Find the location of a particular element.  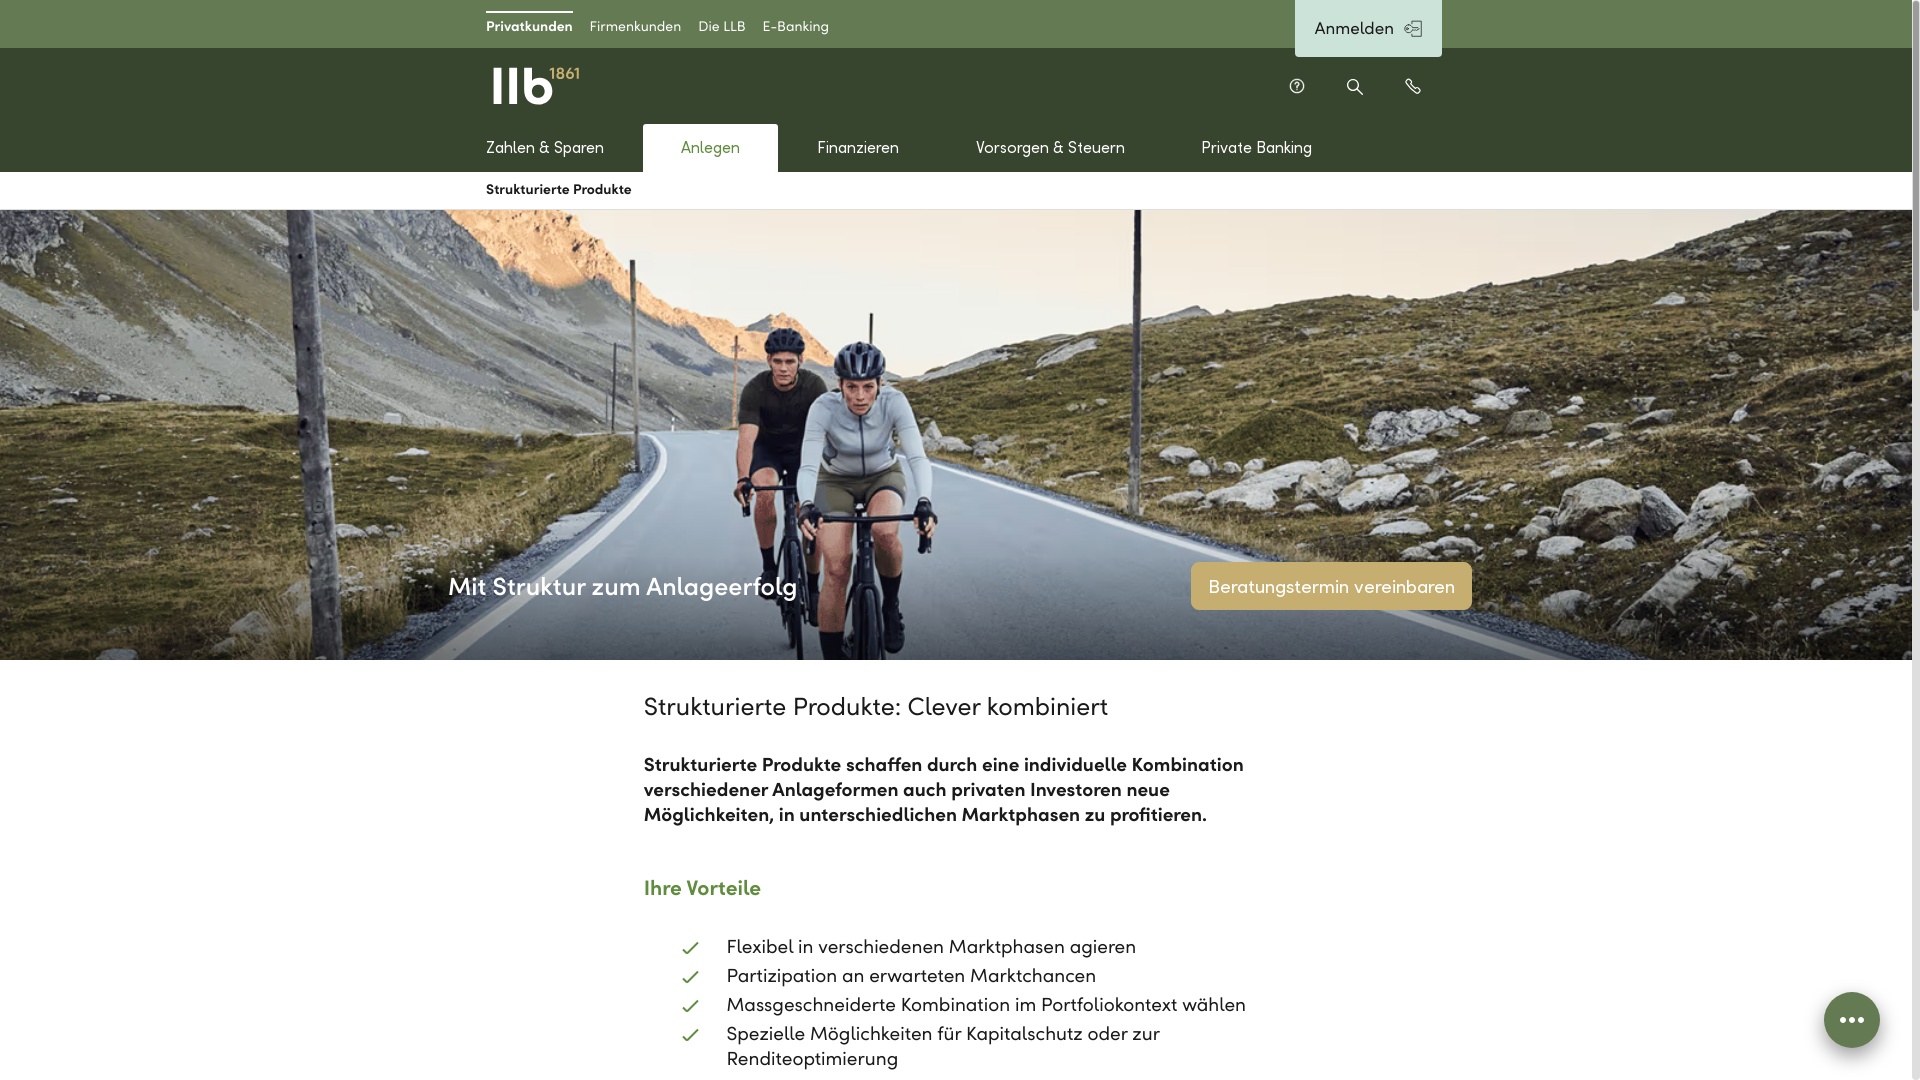

'Firmenkunden' is located at coordinates (634, 23).